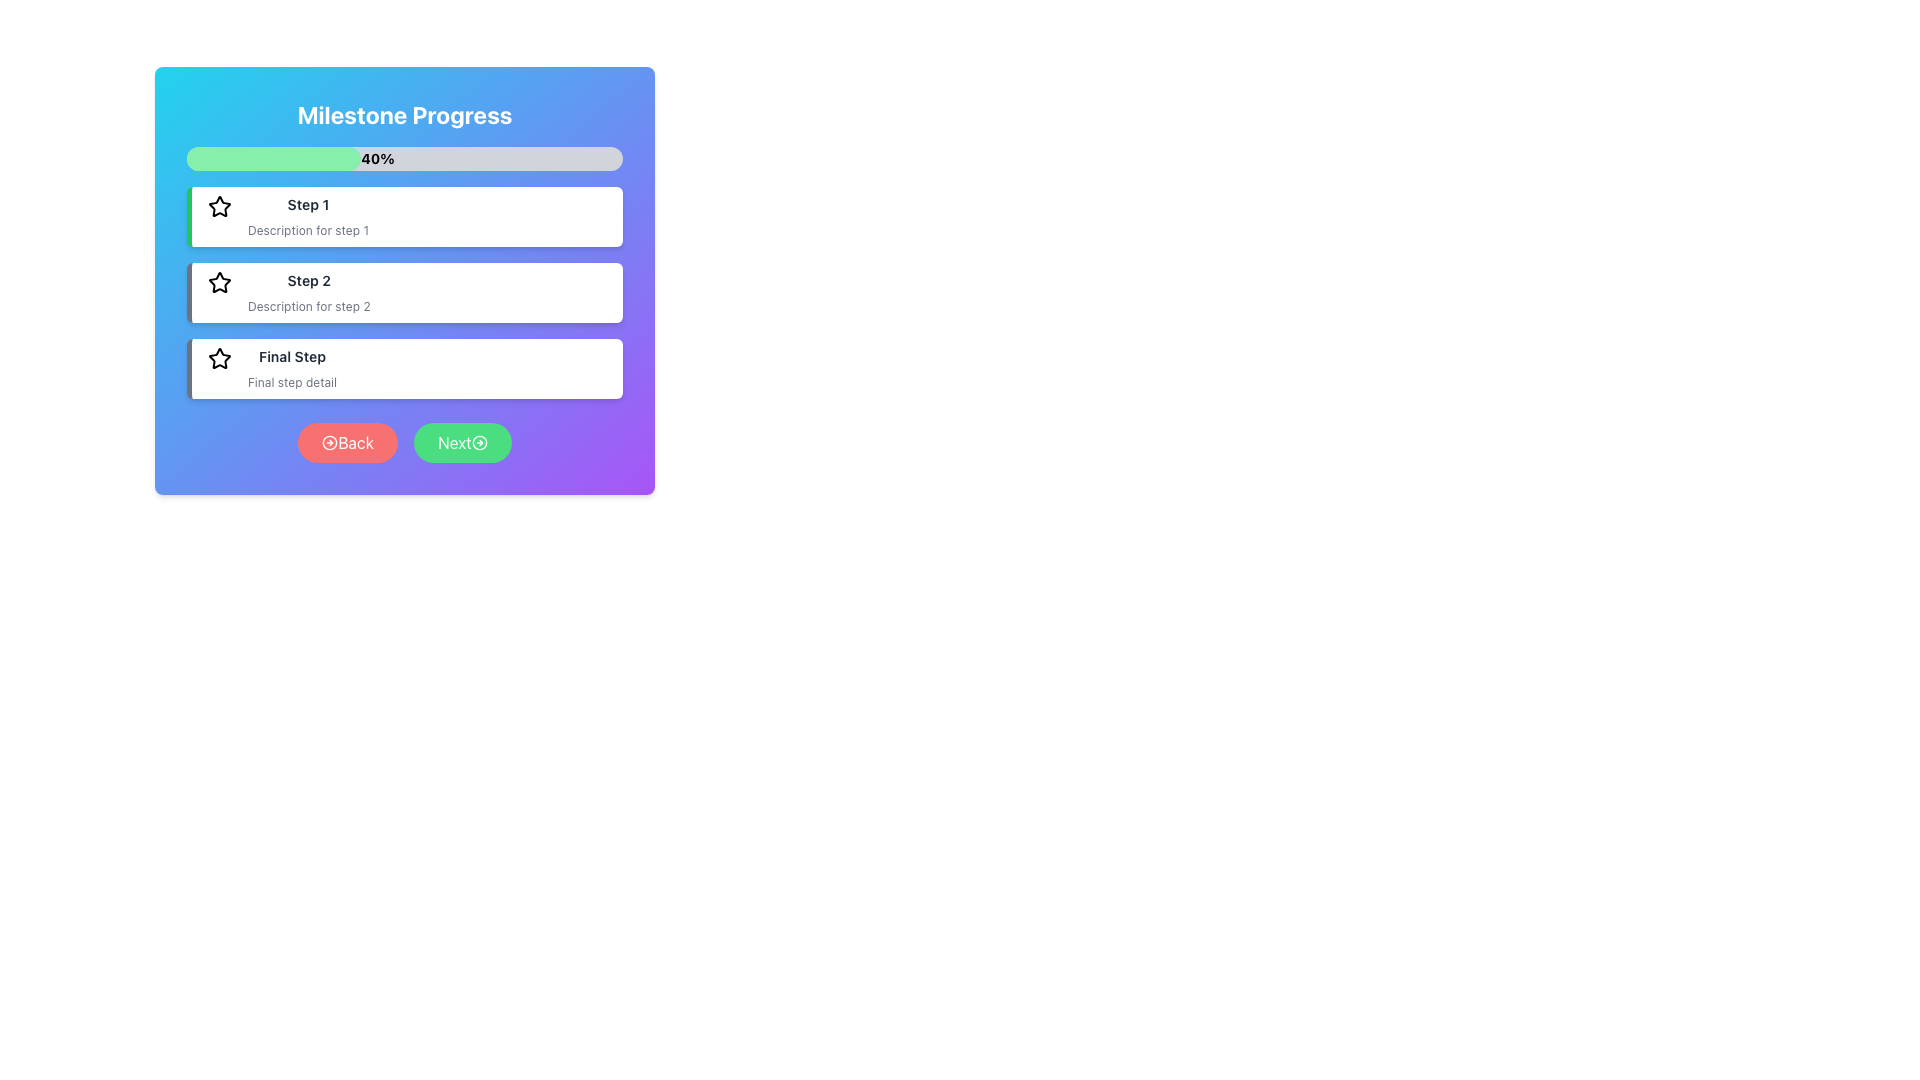  I want to click on the text label reading 'Step 2', which is bold and dark gray, located in the second white card section under the main header, so click(308, 281).